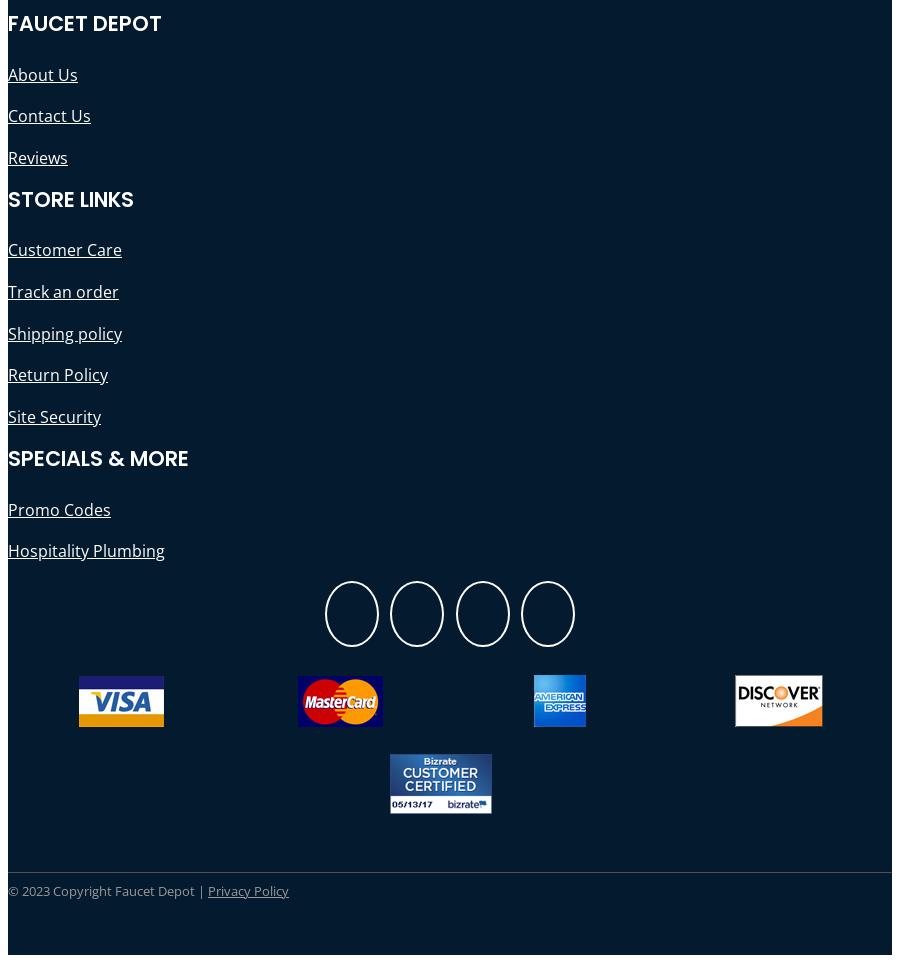 This screenshot has height=962, width=900. What do you see at coordinates (85, 551) in the screenshot?
I see `'Hospitality Plumbing'` at bounding box center [85, 551].